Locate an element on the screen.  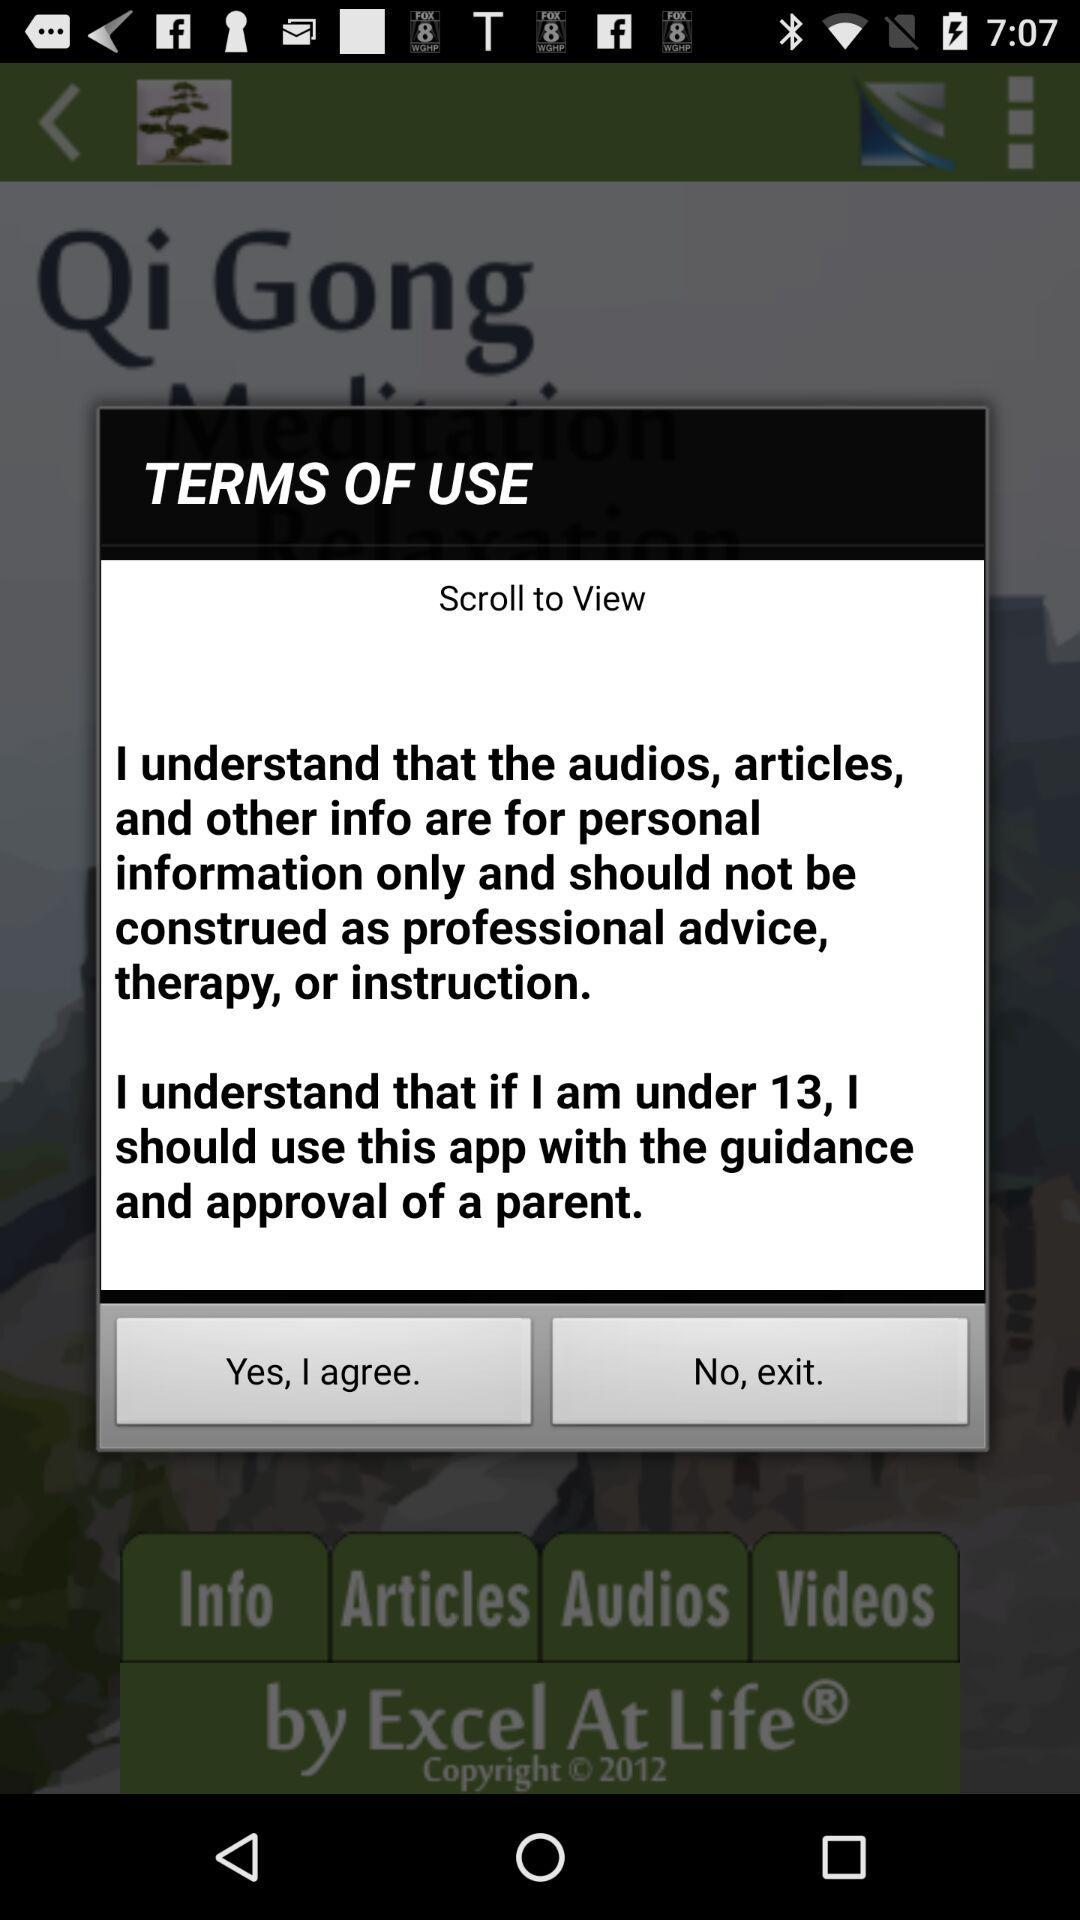
no, exit. item is located at coordinates (760, 1376).